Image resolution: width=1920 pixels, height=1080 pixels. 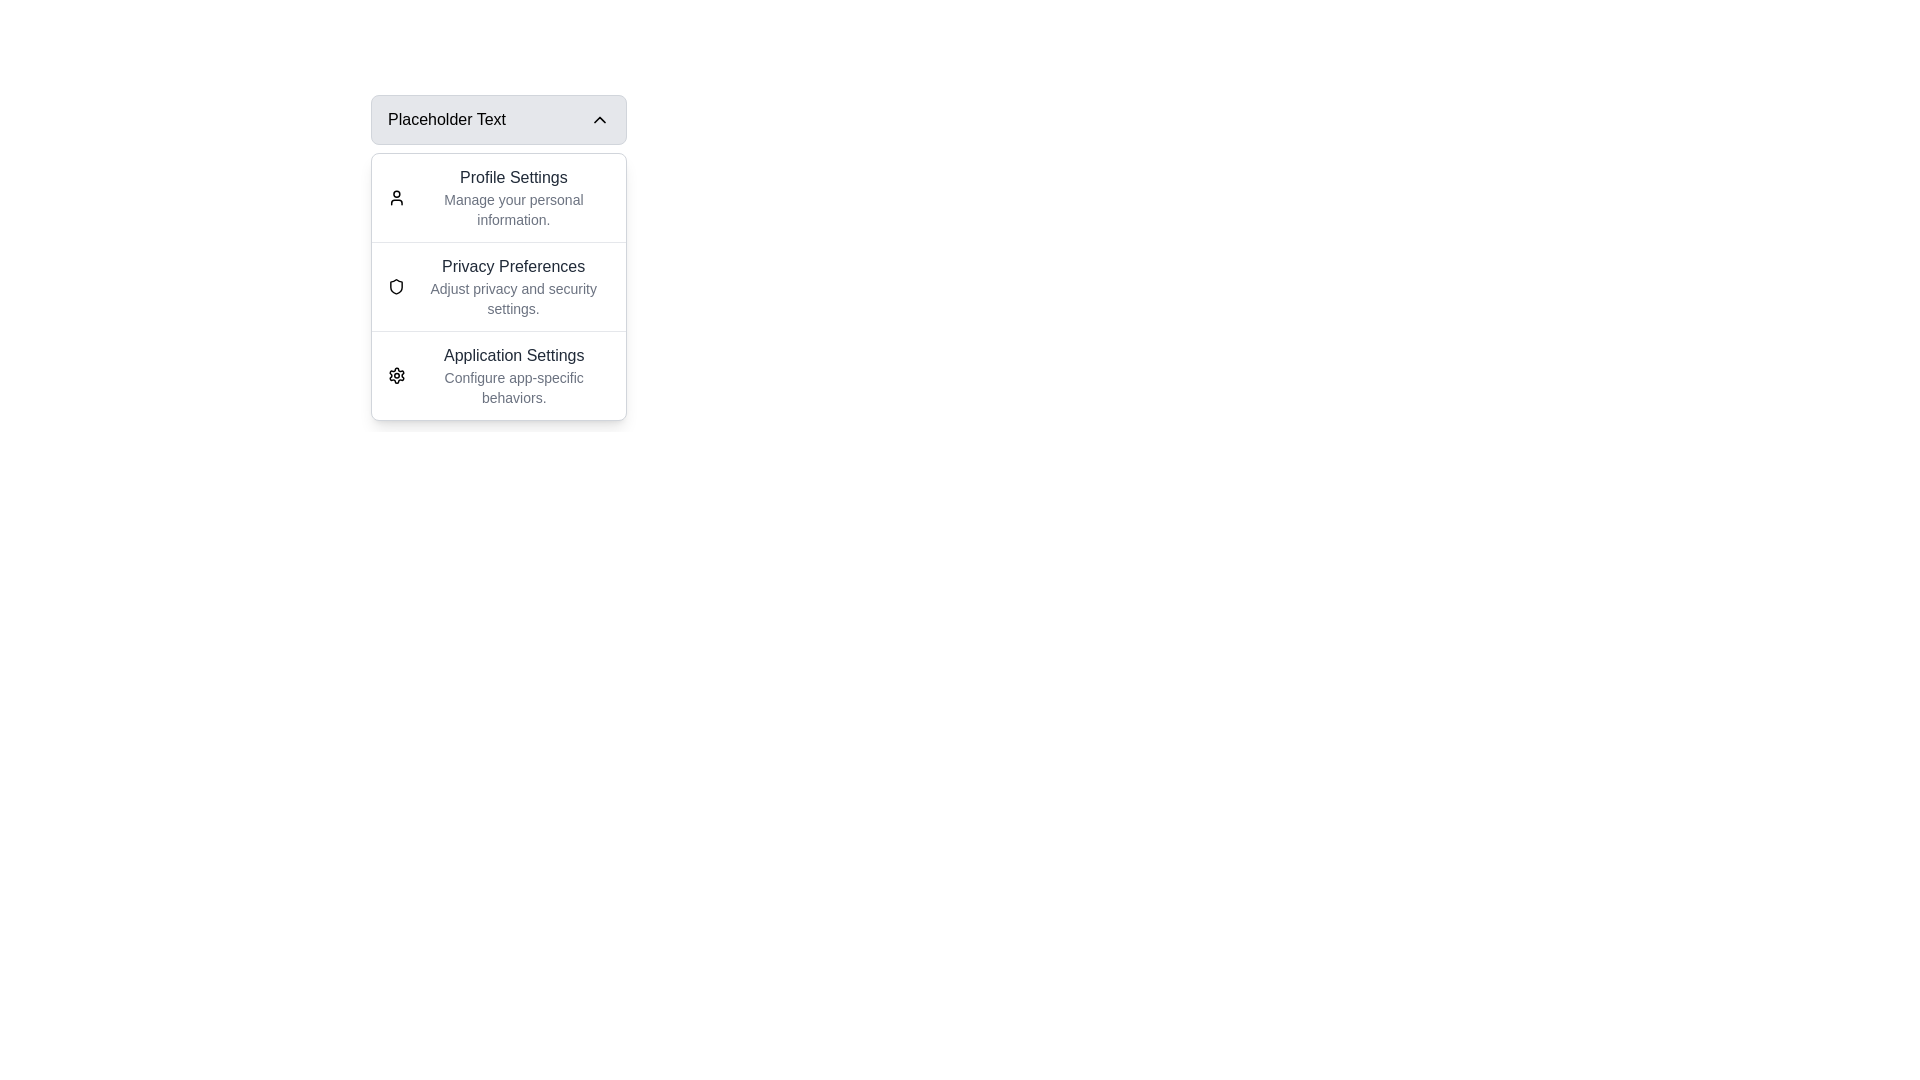 What do you see at coordinates (499, 148) in the screenshot?
I see `the Dropdown toggle button that contains the text 'Placeholder Text' and has a downward-facing chevron icon` at bounding box center [499, 148].